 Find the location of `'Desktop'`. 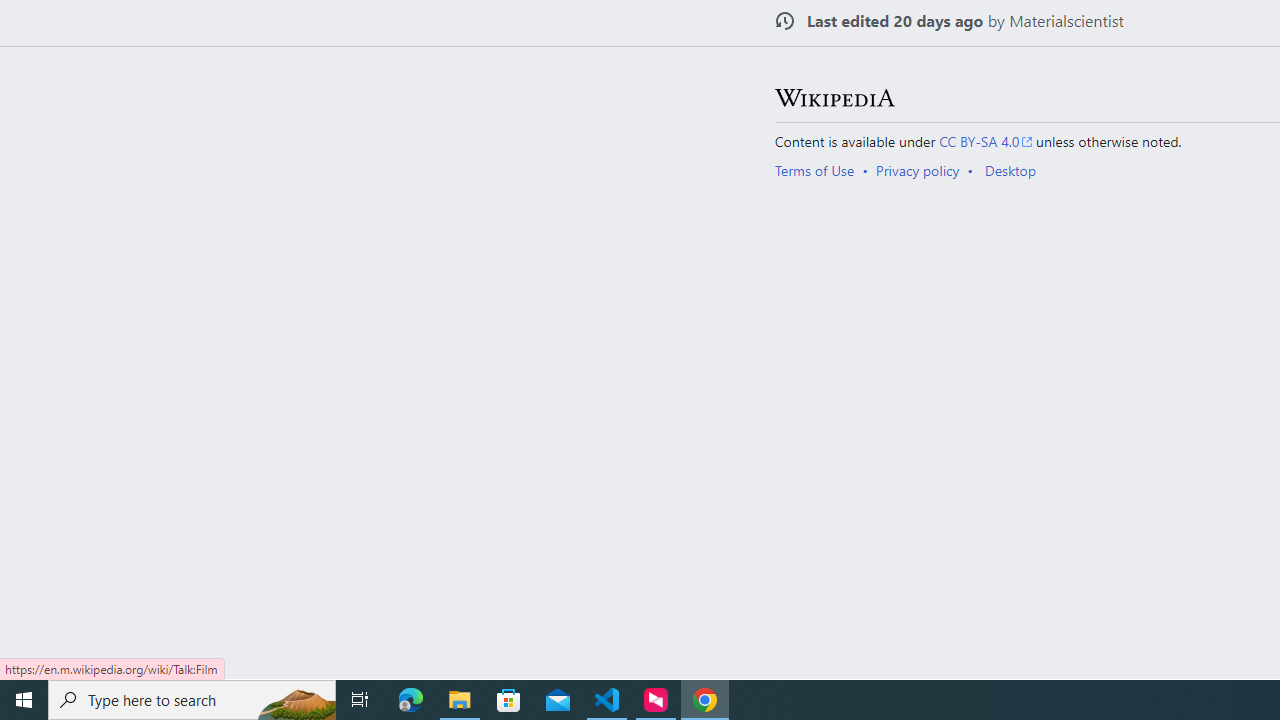

'Desktop' is located at coordinates (1010, 168).